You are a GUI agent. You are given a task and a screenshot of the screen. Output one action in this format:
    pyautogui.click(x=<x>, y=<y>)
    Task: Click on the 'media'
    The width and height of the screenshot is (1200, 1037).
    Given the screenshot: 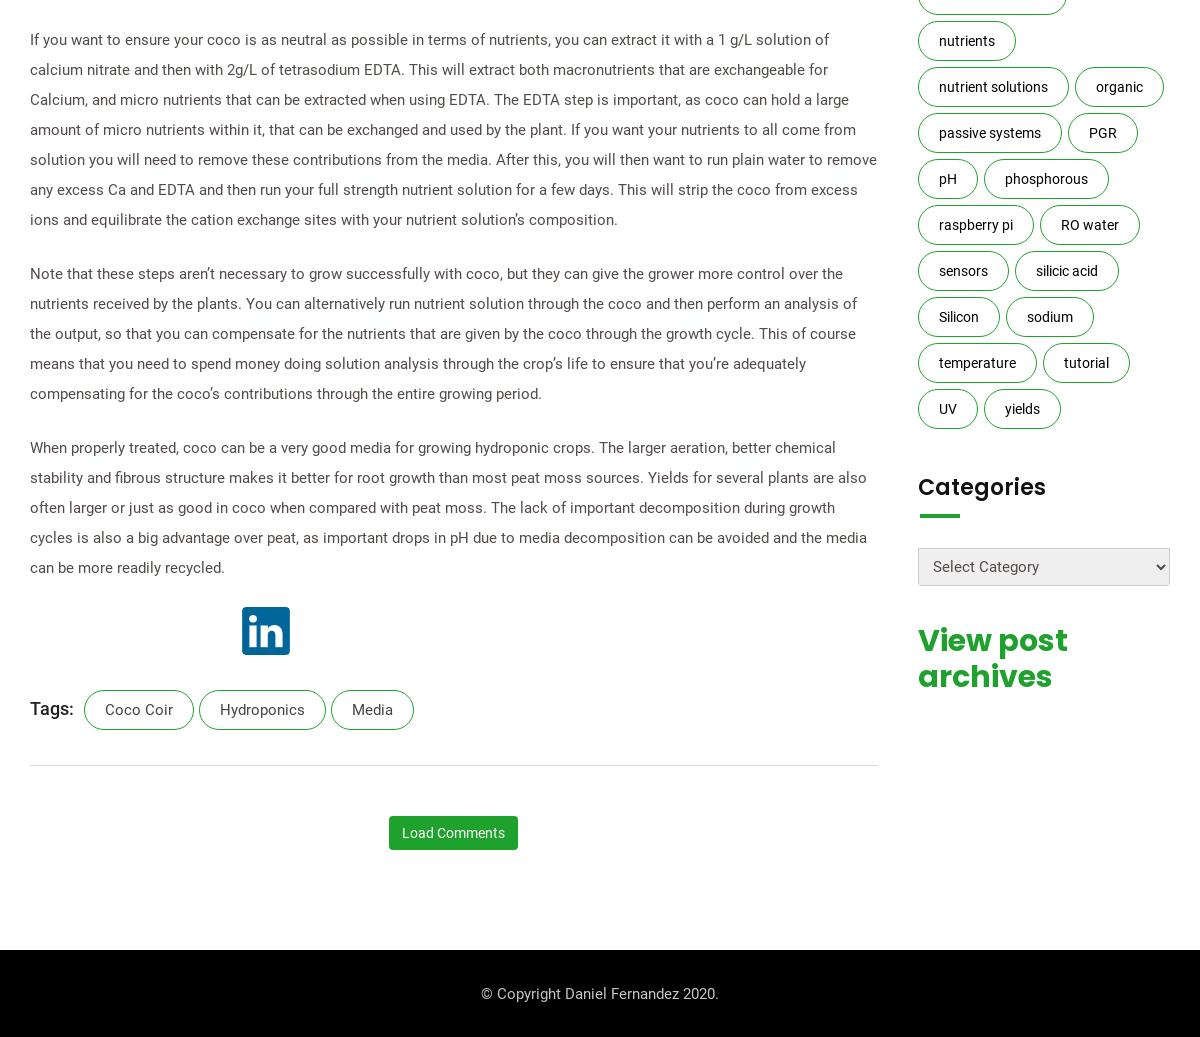 What is the action you would take?
    pyautogui.click(x=351, y=708)
    